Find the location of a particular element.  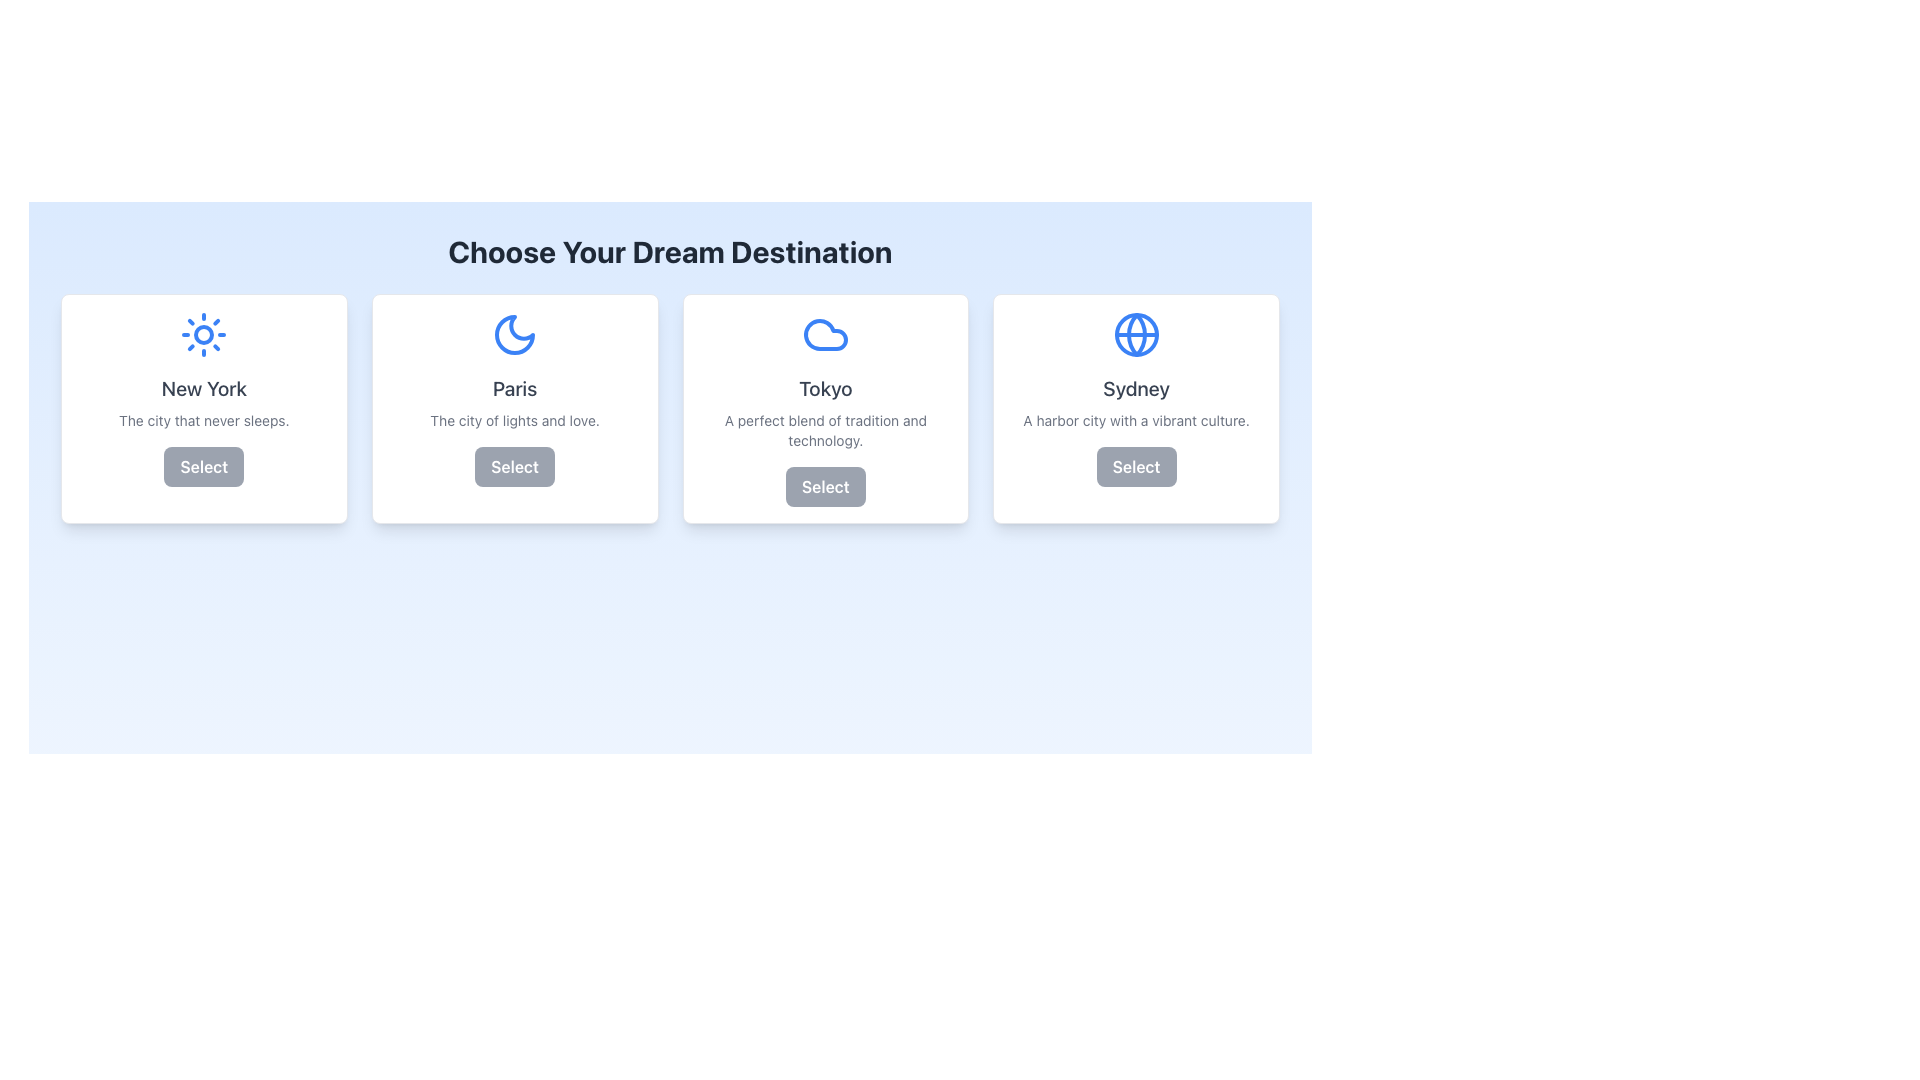

the text label reading 'The city that never sleeps.' which is a small gray subheading located beneath the larger 'New York' heading within a card on a blue background is located at coordinates (204, 419).